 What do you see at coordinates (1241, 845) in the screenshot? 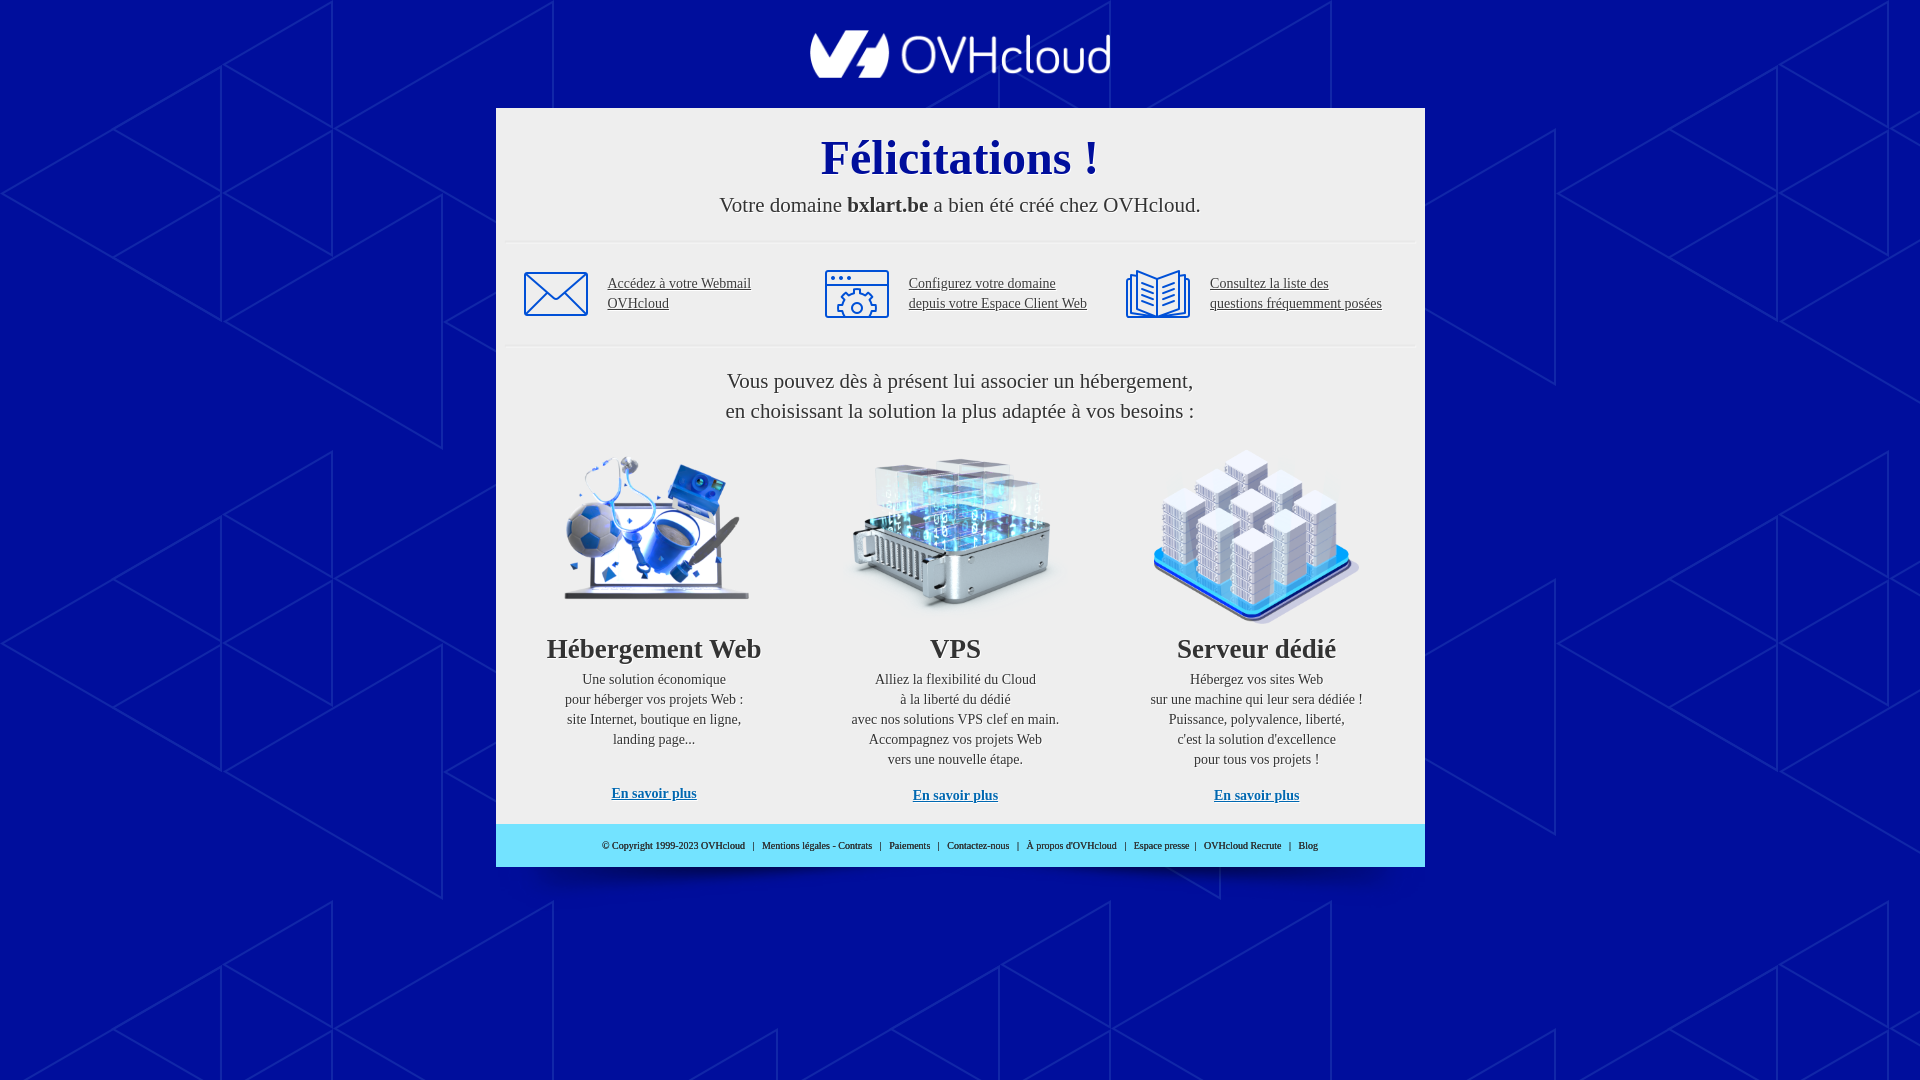
I see `'OVHcloud Recrute'` at bounding box center [1241, 845].